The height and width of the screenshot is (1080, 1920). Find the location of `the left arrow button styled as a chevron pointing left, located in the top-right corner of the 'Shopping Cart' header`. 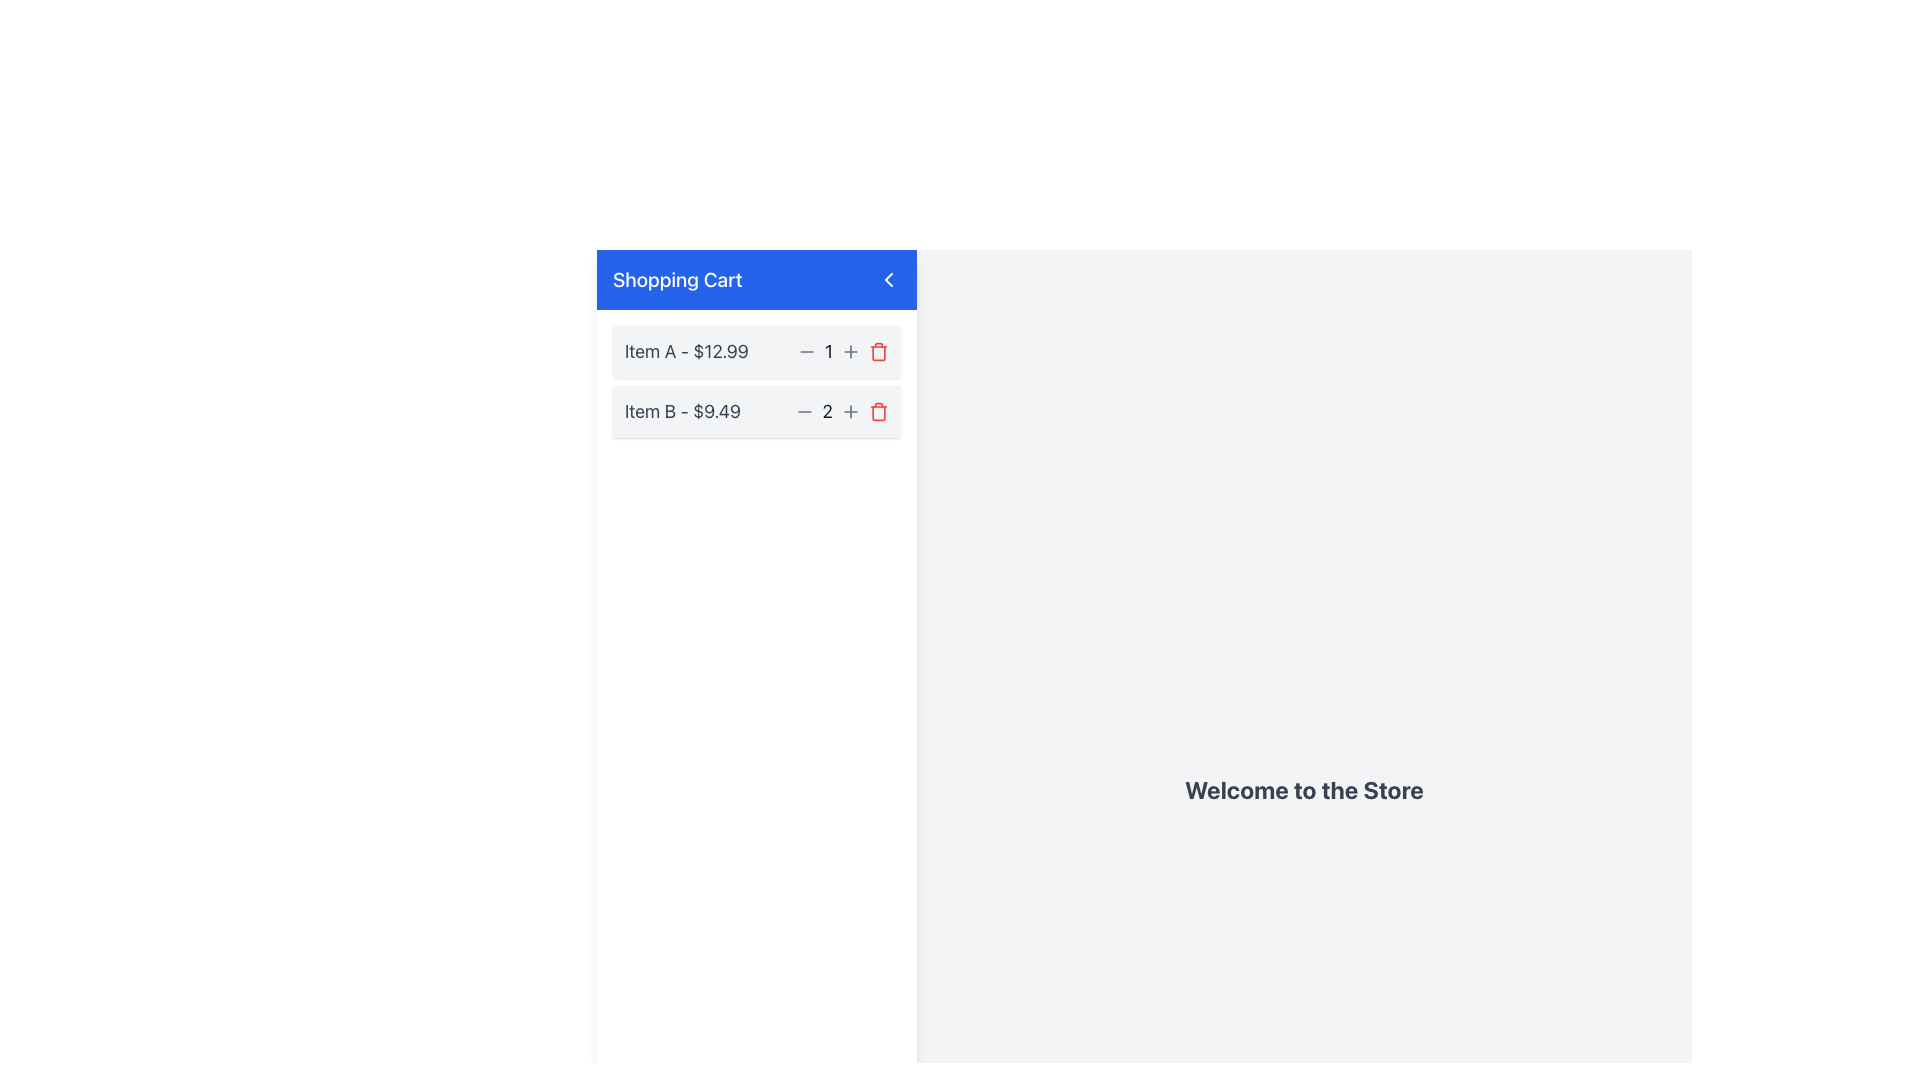

the left arrow button styled as a chevron pointing left, located in the top-right corner of the 'Shopping Cart' header is located at coordinates (887, 280).